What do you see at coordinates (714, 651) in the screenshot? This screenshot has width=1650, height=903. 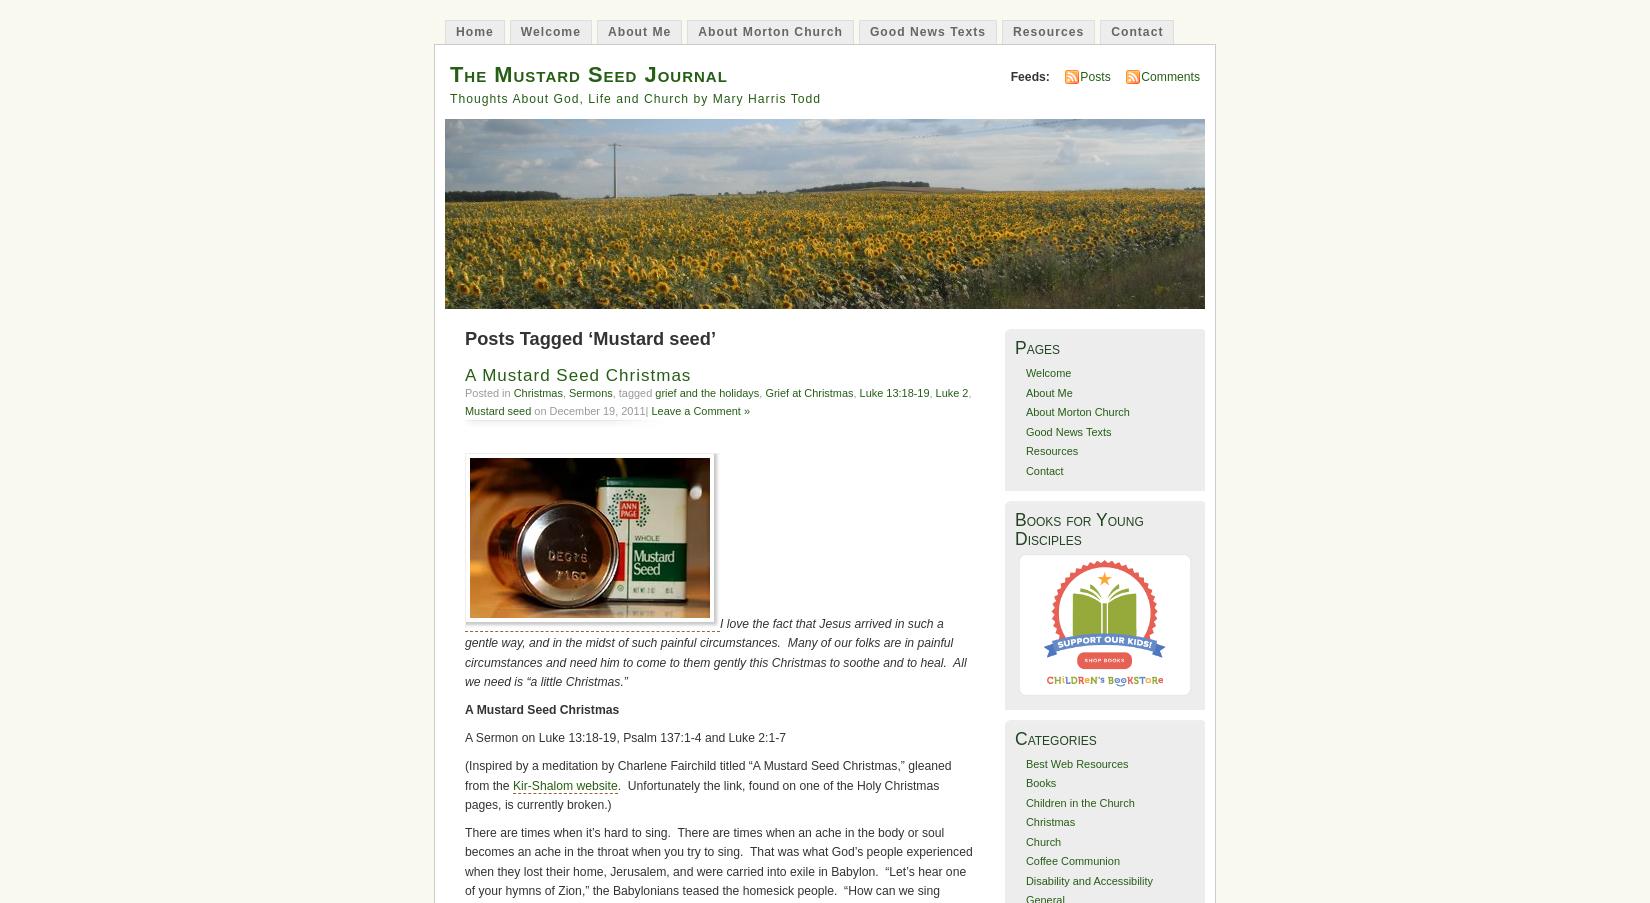 I see `'I love the fact that Jesus arrived in such a gentle way, and in the midst of such painful circumstances.  Many of our folks are in painful circumstances and need him to come to them gently this Christmas to soothe and to heal.  All we need is “a little Christmas.”'` at bounding box center [714, 651].